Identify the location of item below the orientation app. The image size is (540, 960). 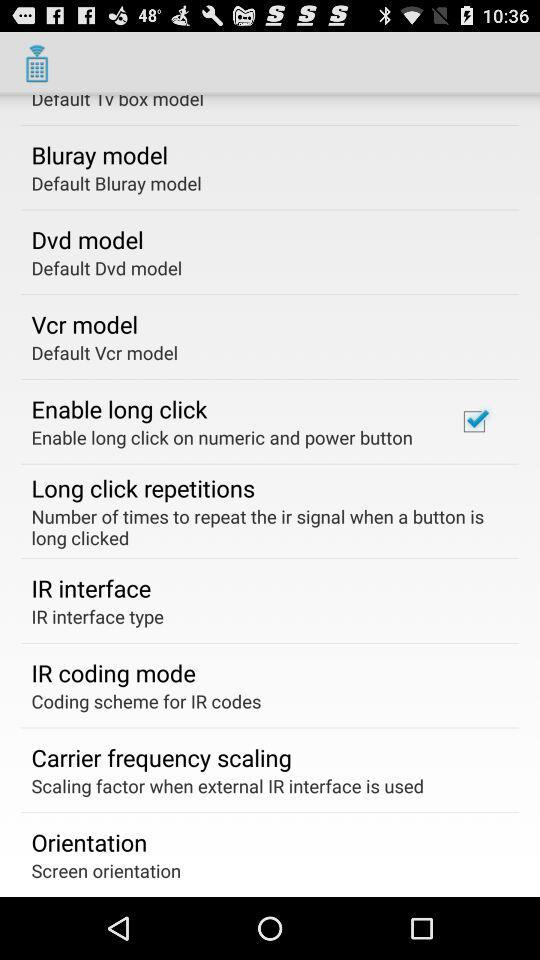
(106, 869).